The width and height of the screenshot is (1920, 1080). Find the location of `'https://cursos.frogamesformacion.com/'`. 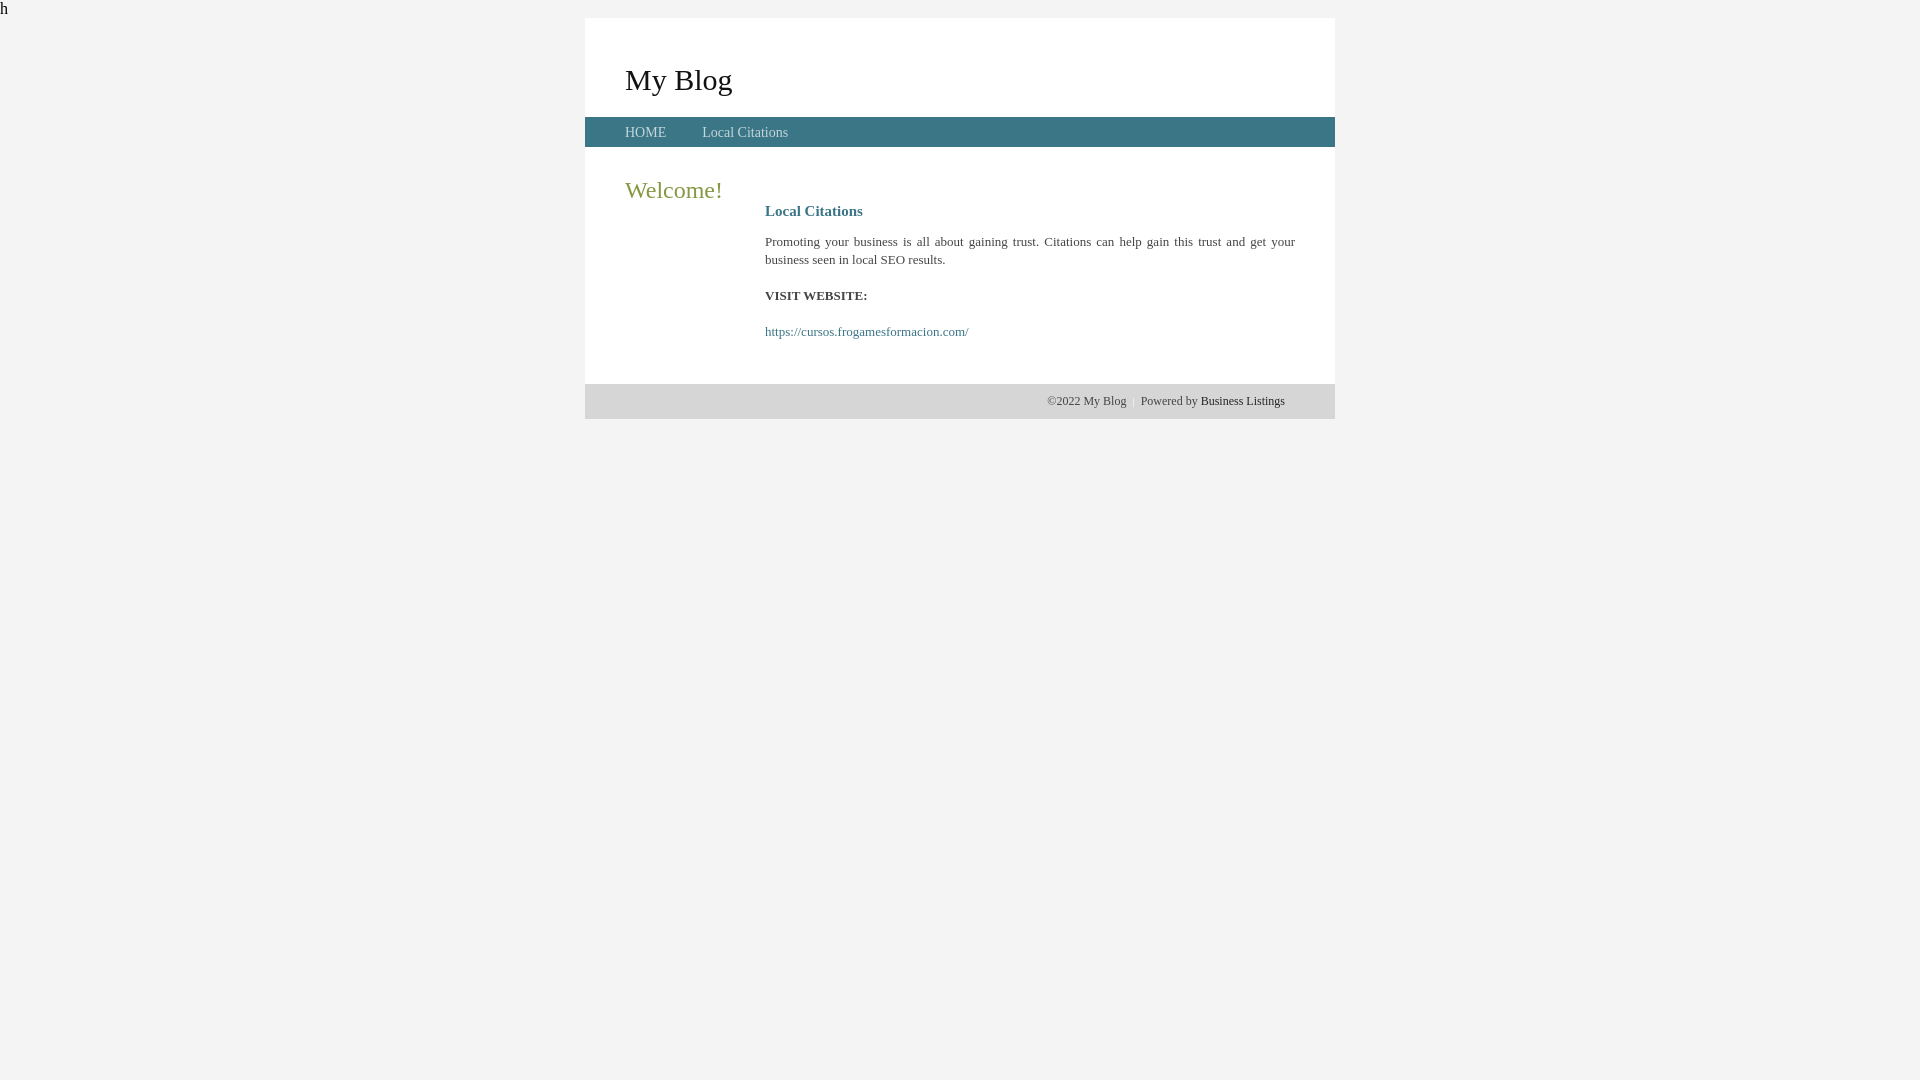

'https://cursos.frogamesformacion.com/' is located at coordinates (867, 330).